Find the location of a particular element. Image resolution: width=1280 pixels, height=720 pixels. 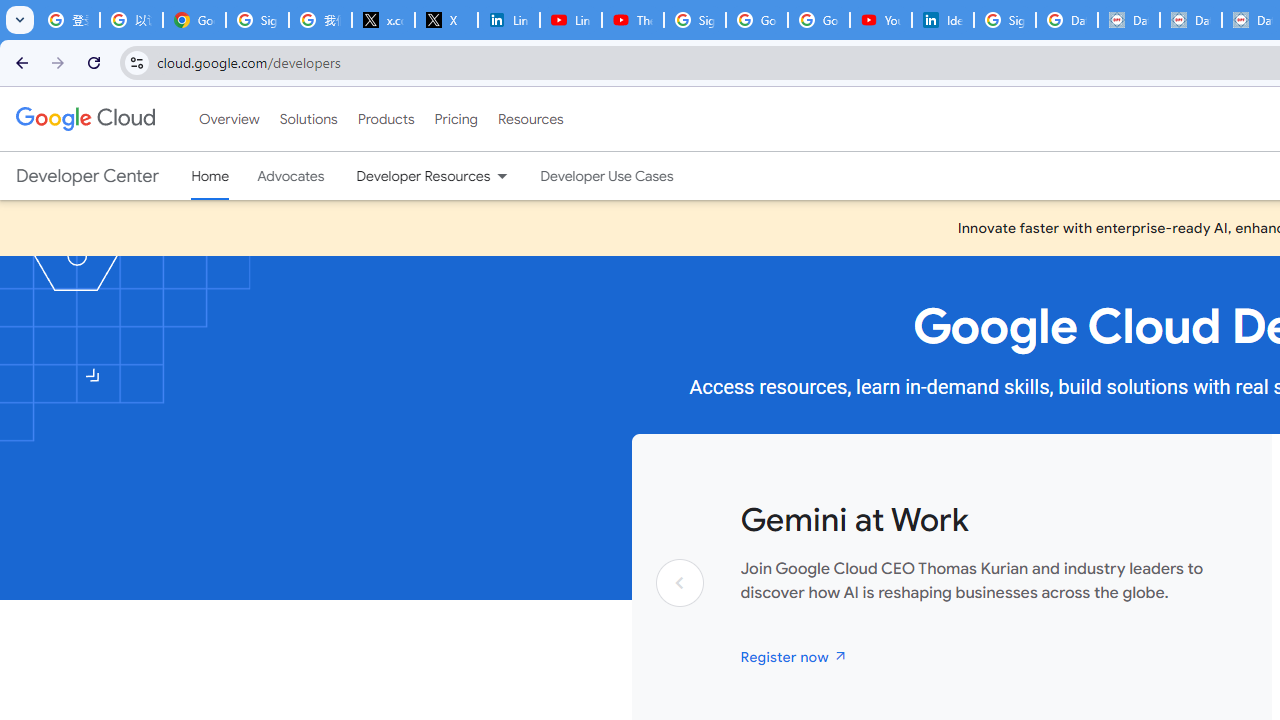

'LinkedIn Privacy Policy' is located at coordinates (508, 20).